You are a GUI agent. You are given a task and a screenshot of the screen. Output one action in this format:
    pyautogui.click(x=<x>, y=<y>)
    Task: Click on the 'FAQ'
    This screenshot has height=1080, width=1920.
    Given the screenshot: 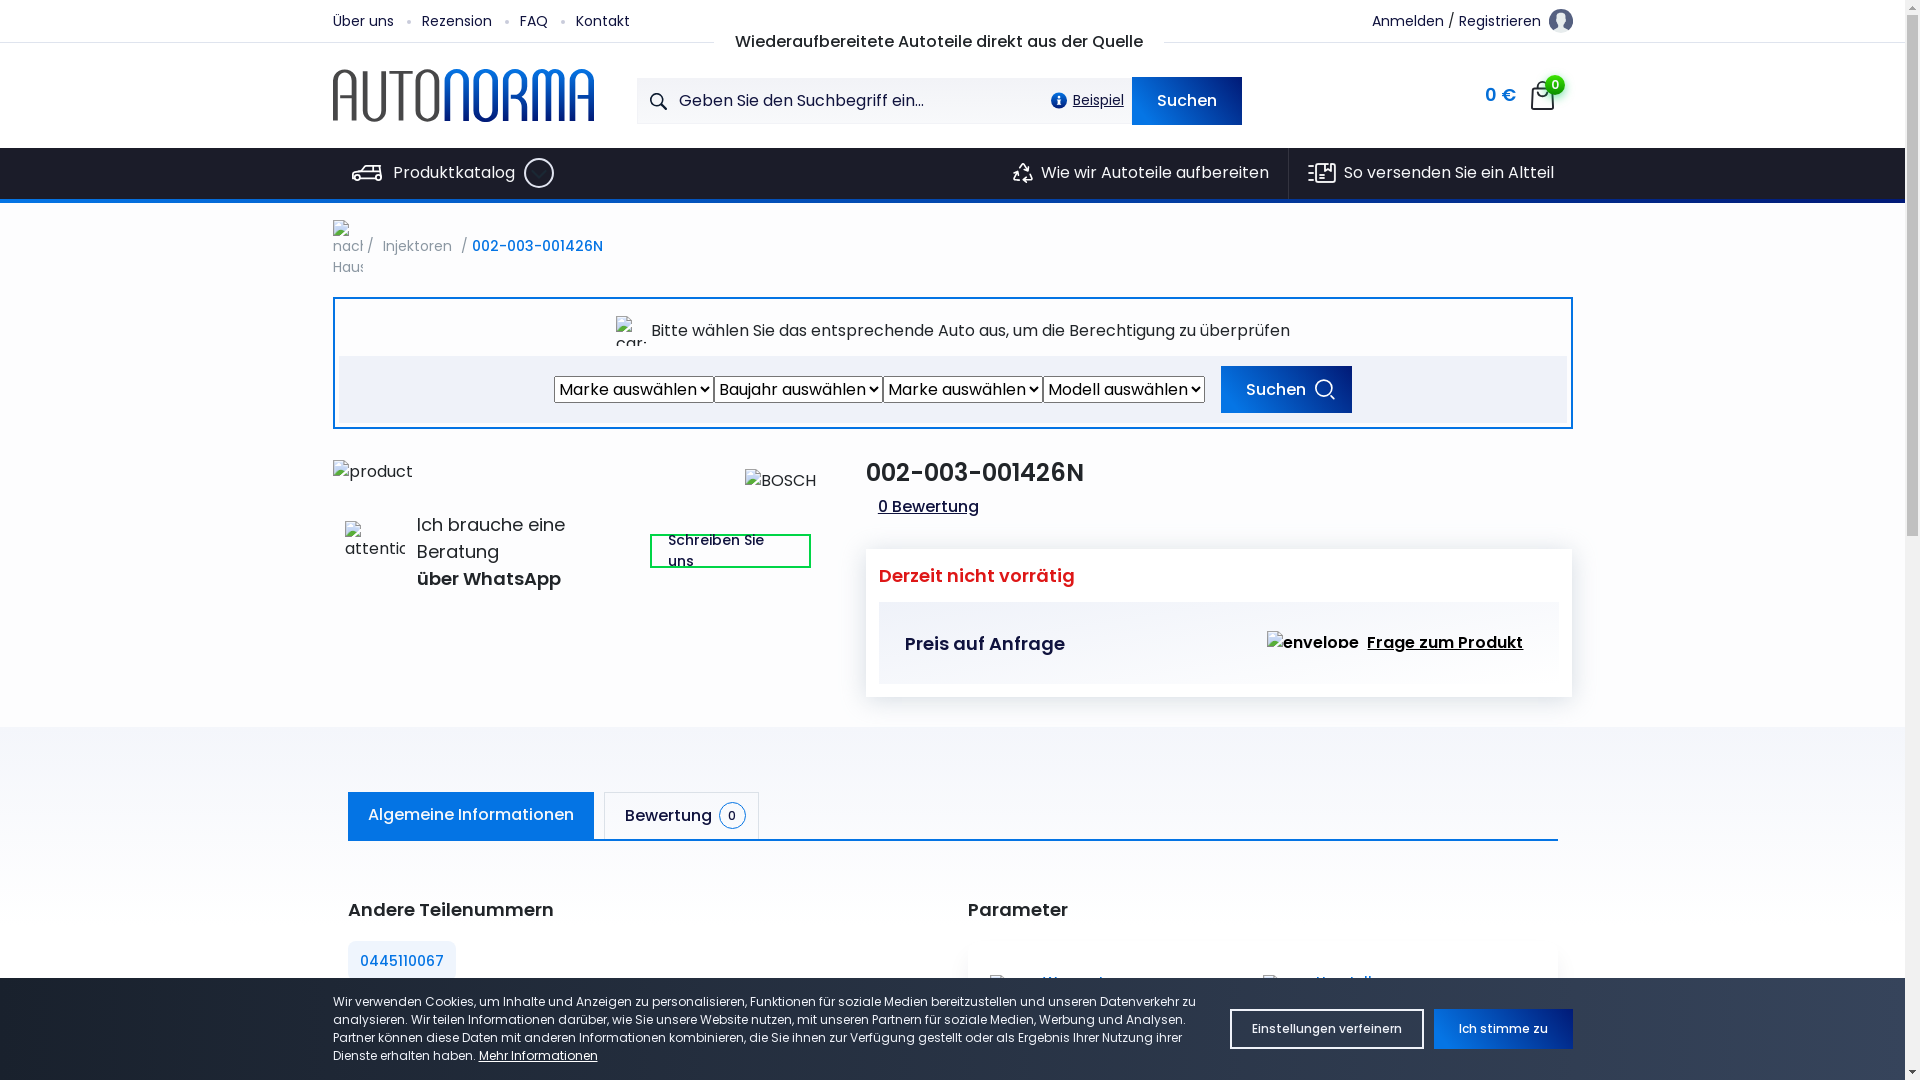 What is the action you would take?
    pyautogui.click(x=547, y=20)
    